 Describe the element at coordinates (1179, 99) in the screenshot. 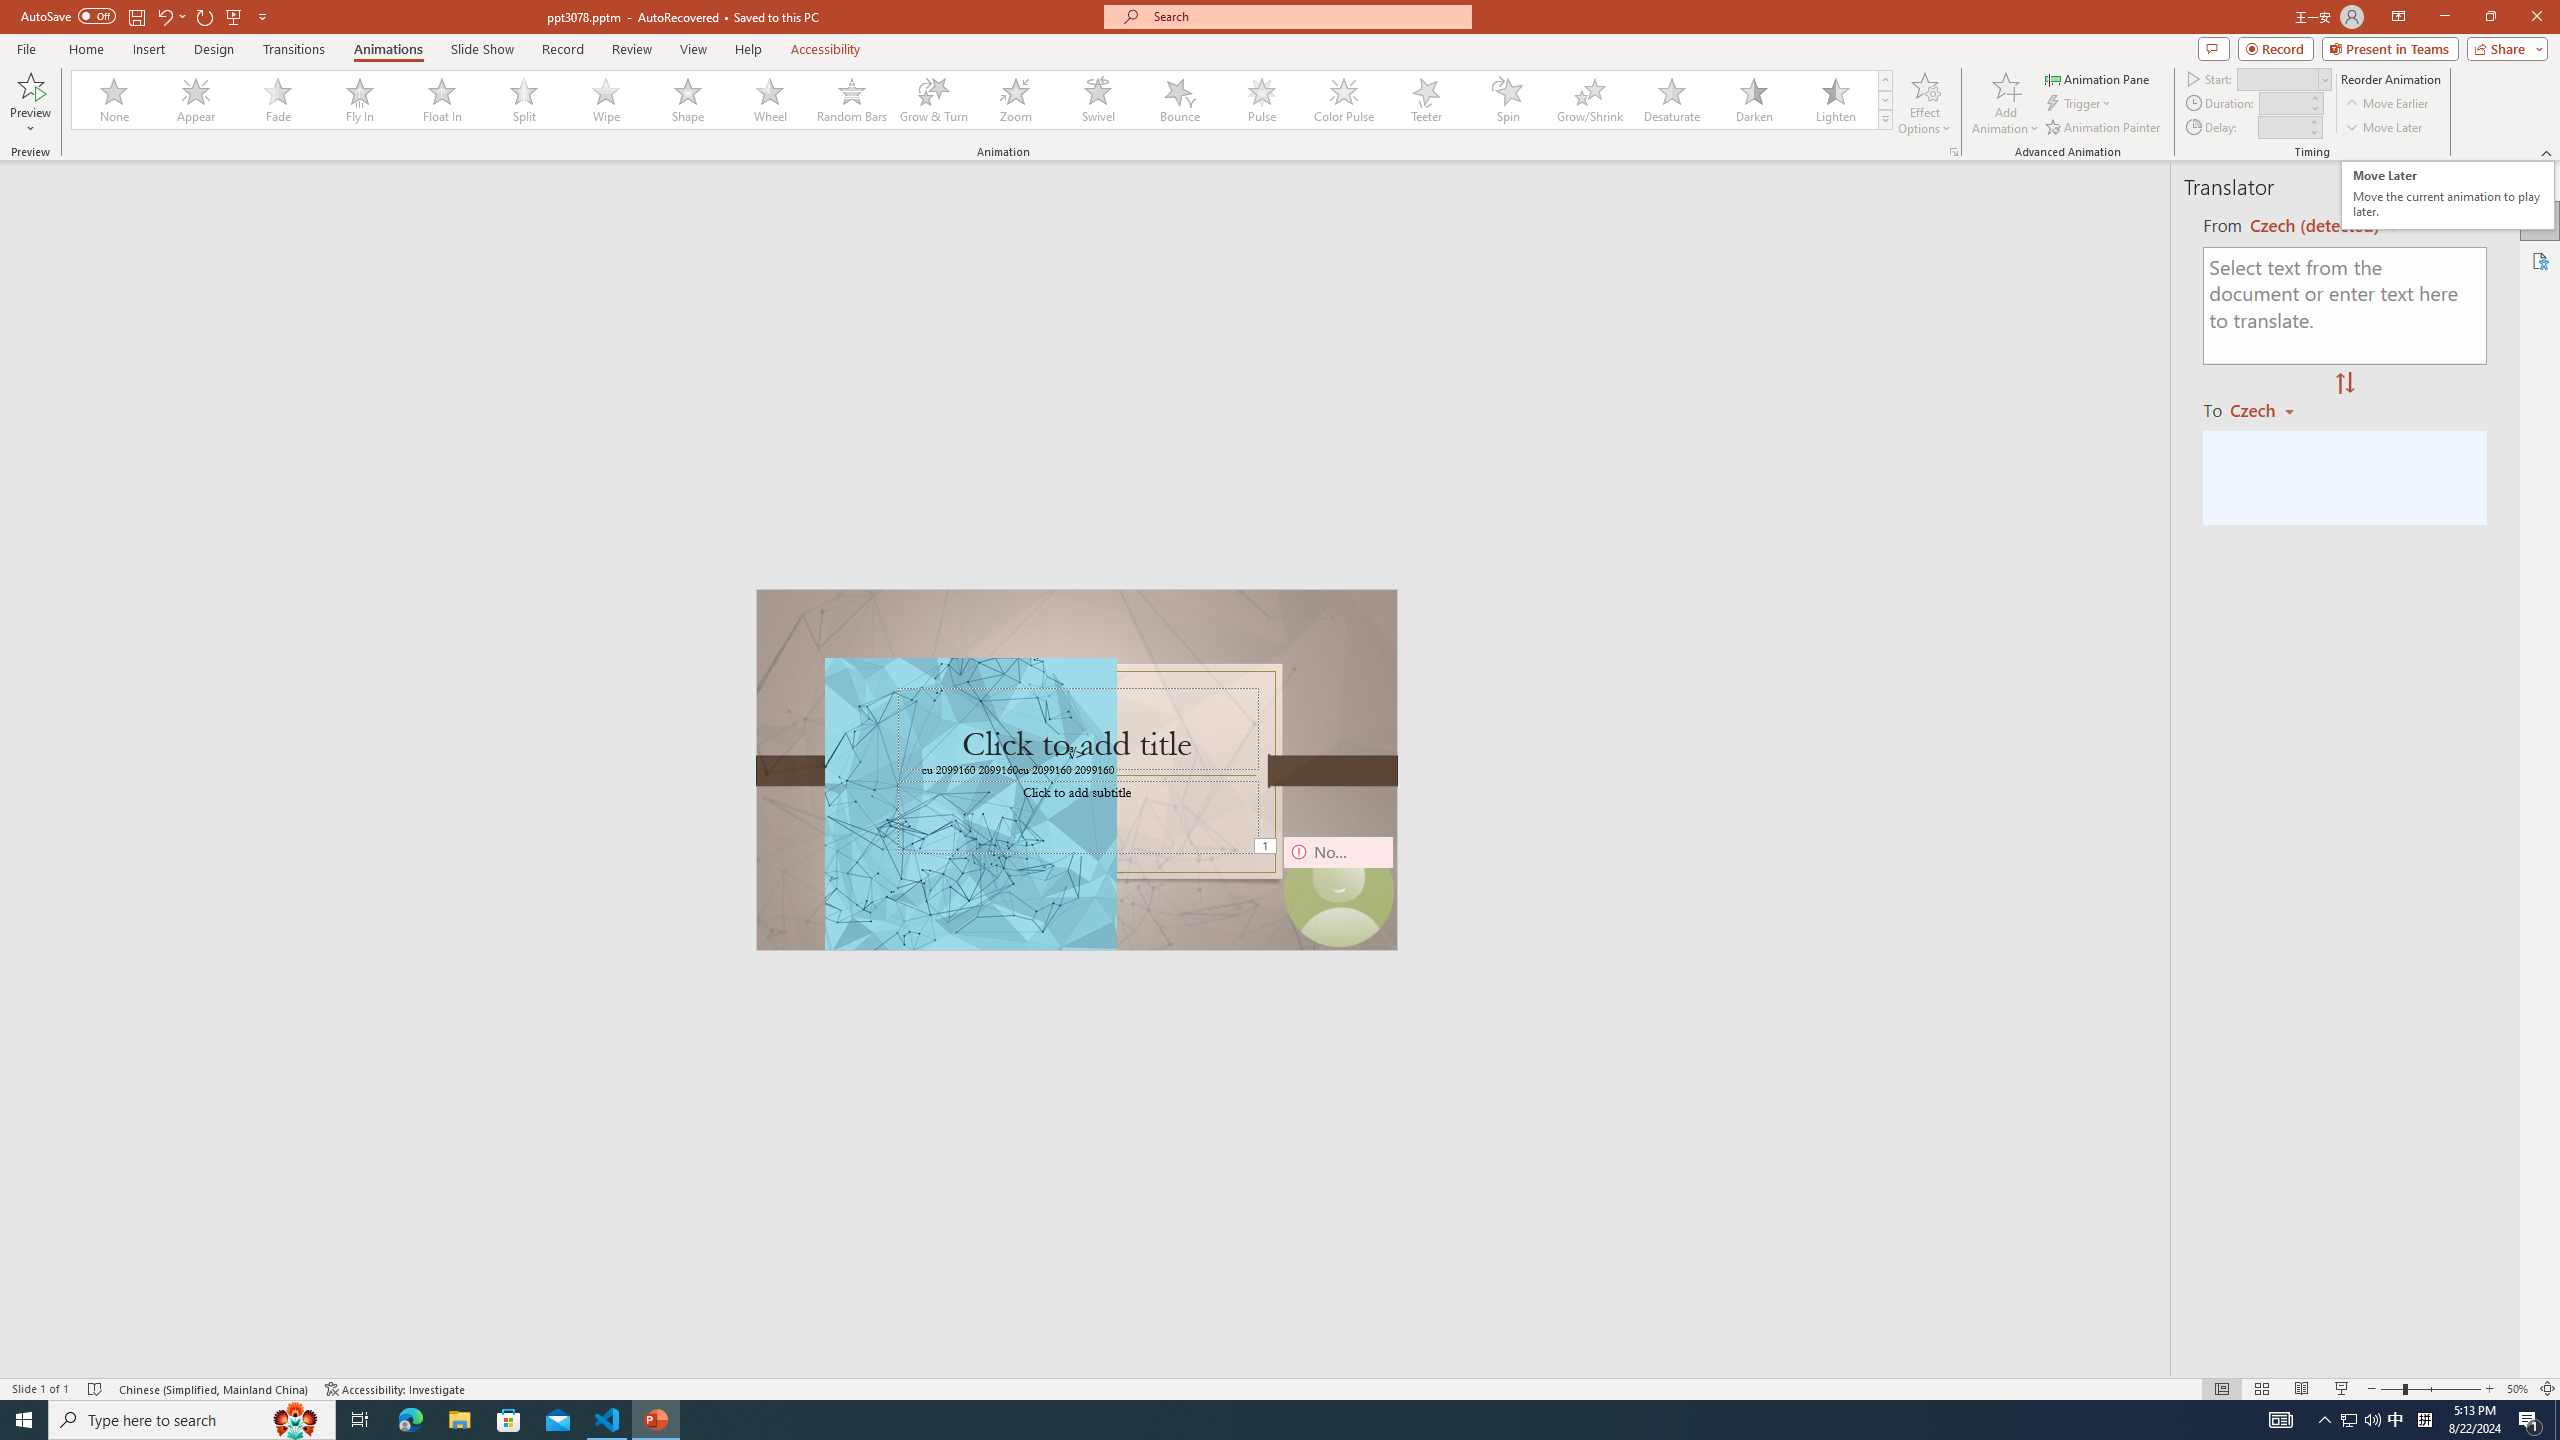

I see `'Bounce'` at that location.